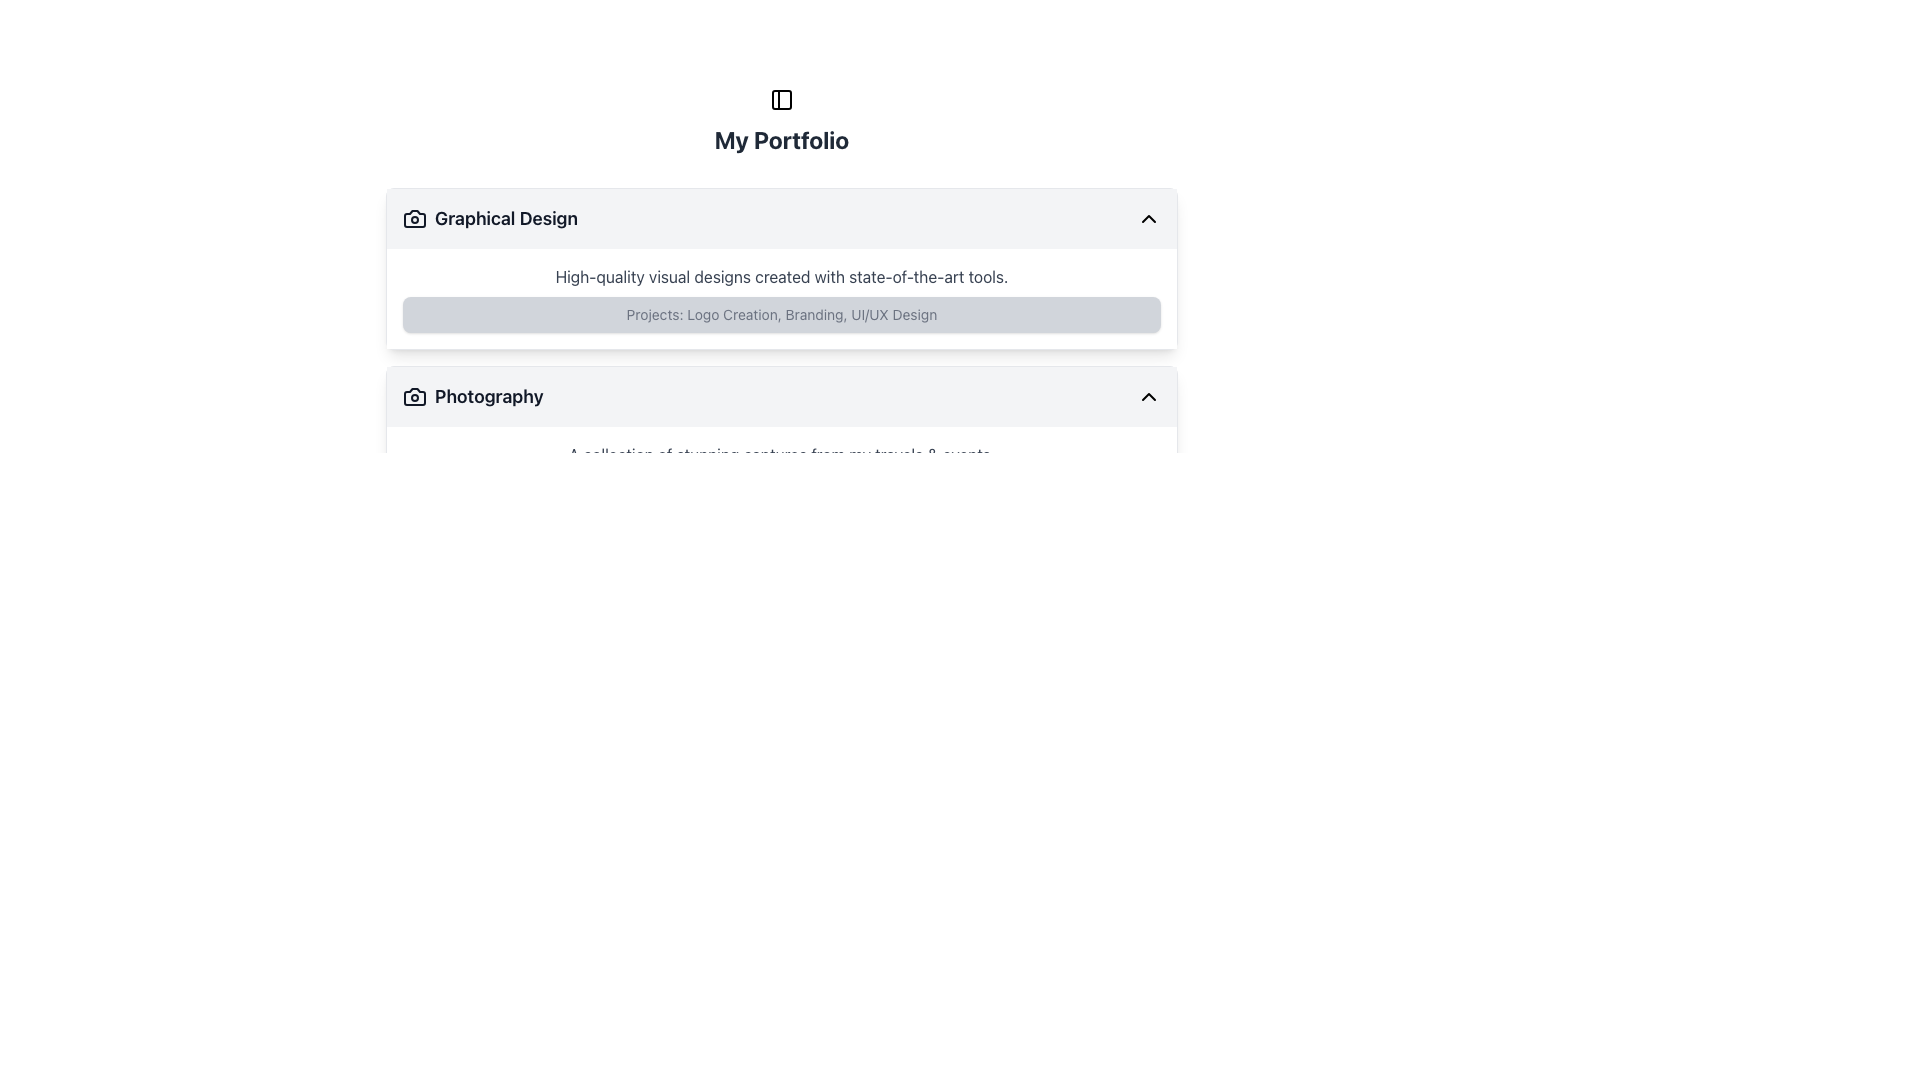  Describe the element at coordinates (781, 100) in the screenshot. I see `the compact icon resembling a side panel layout` at that location.